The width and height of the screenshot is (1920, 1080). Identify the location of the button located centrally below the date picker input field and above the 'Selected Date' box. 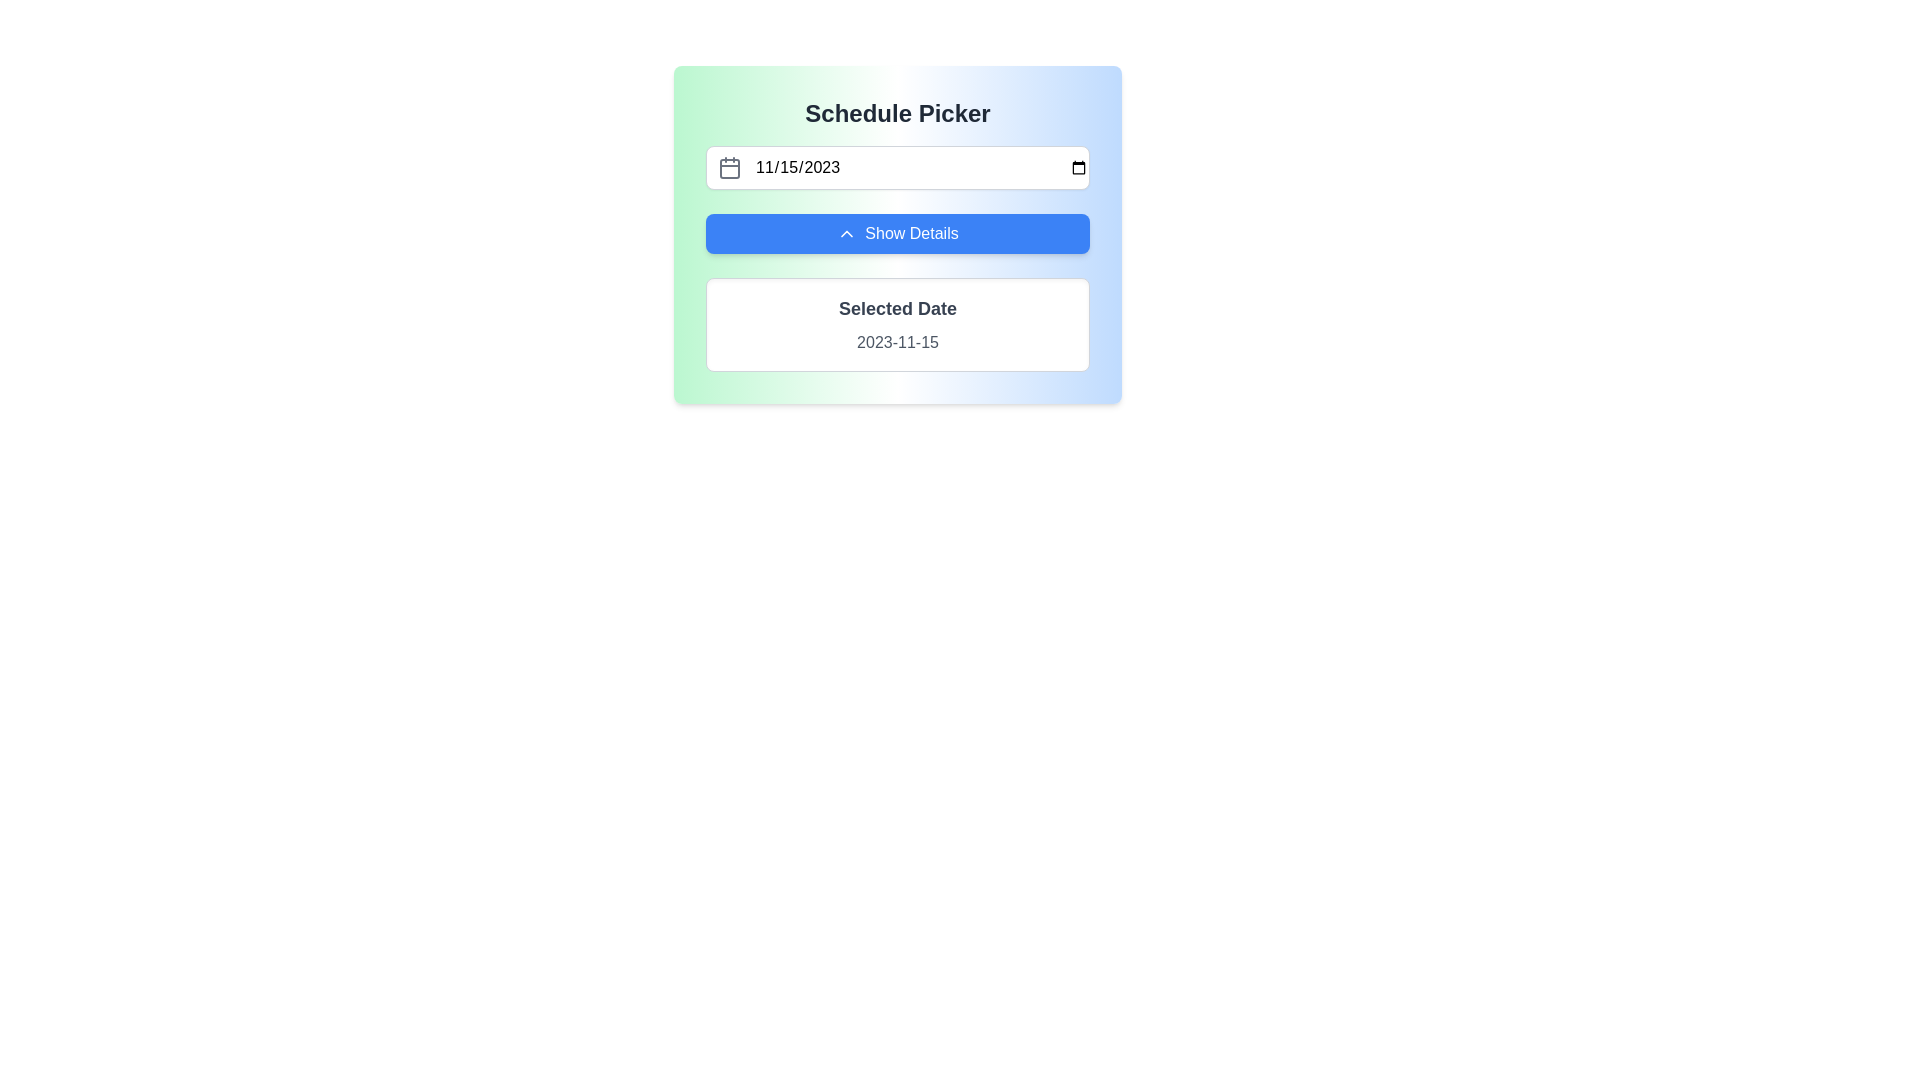
(896, 233).